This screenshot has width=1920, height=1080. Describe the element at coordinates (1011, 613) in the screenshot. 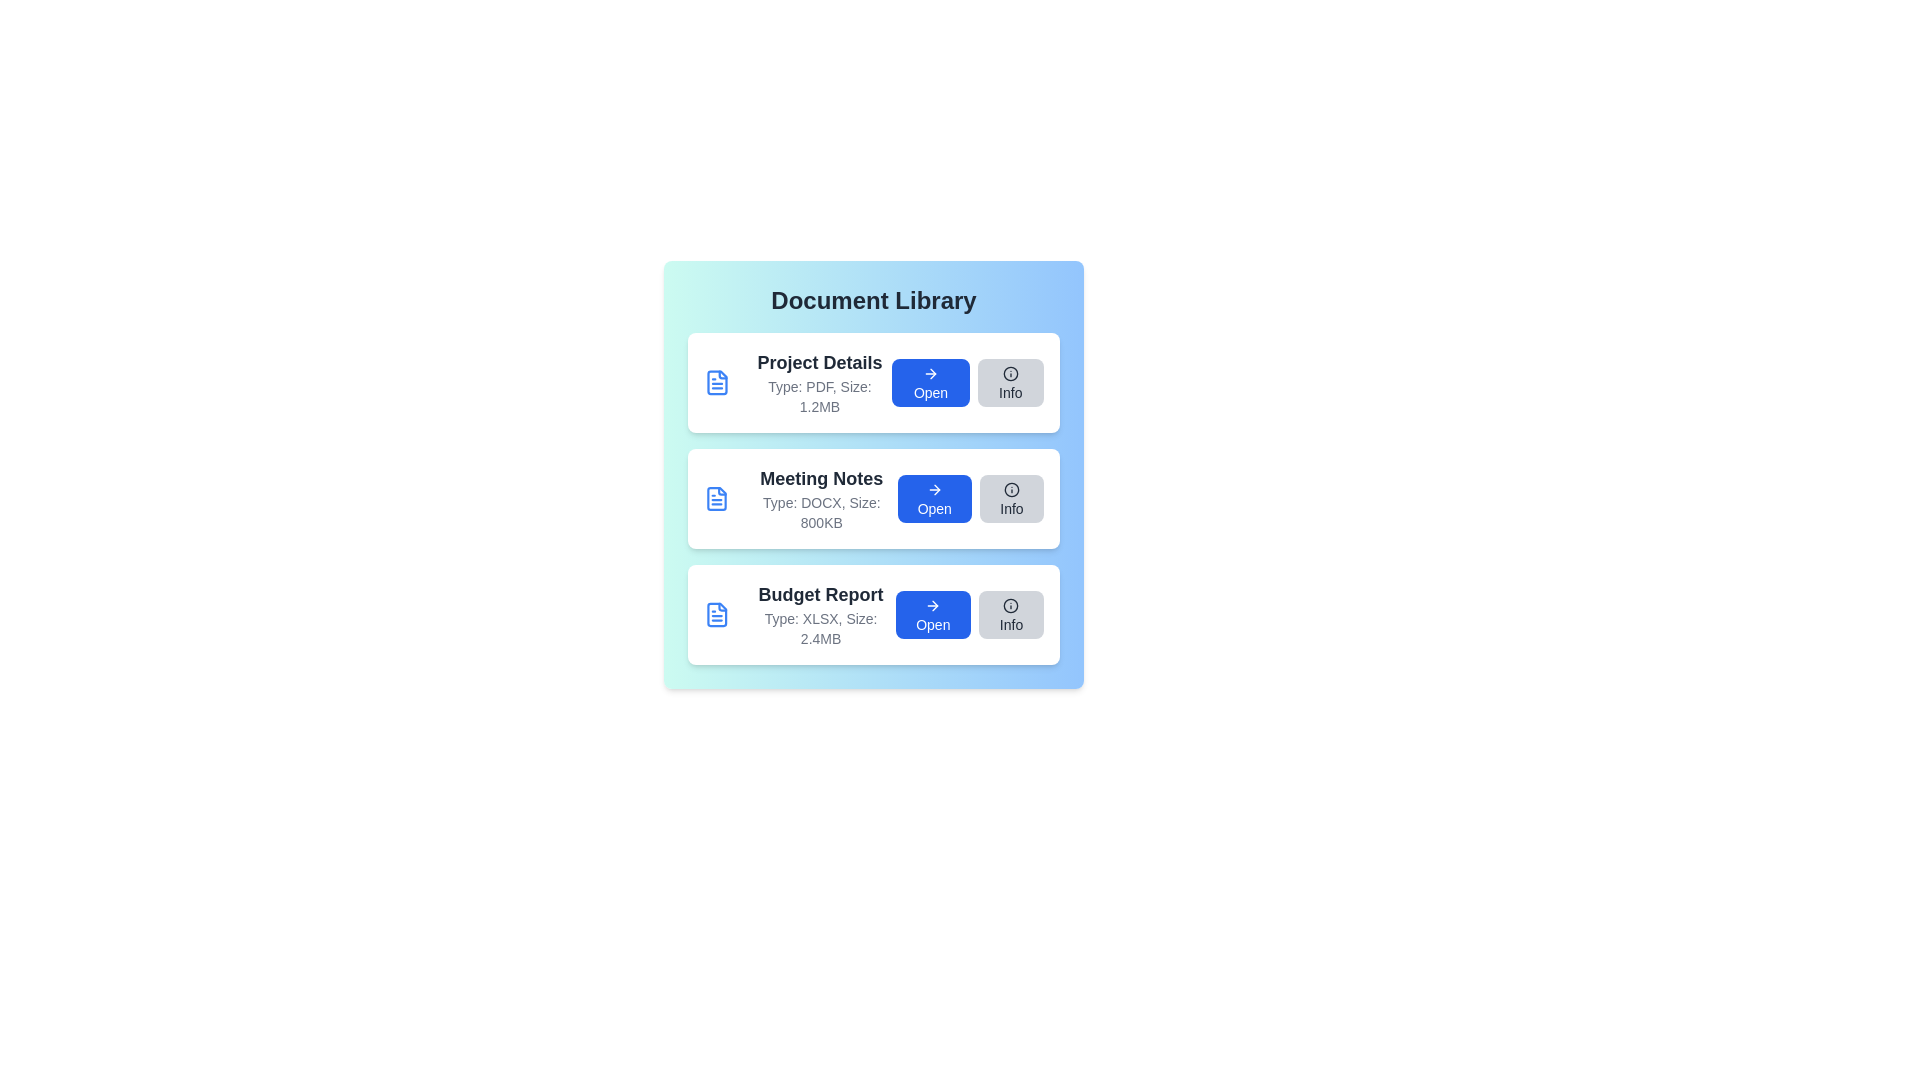

I see `the 'Info' button for the document titled 'Budget Report'` at that location.